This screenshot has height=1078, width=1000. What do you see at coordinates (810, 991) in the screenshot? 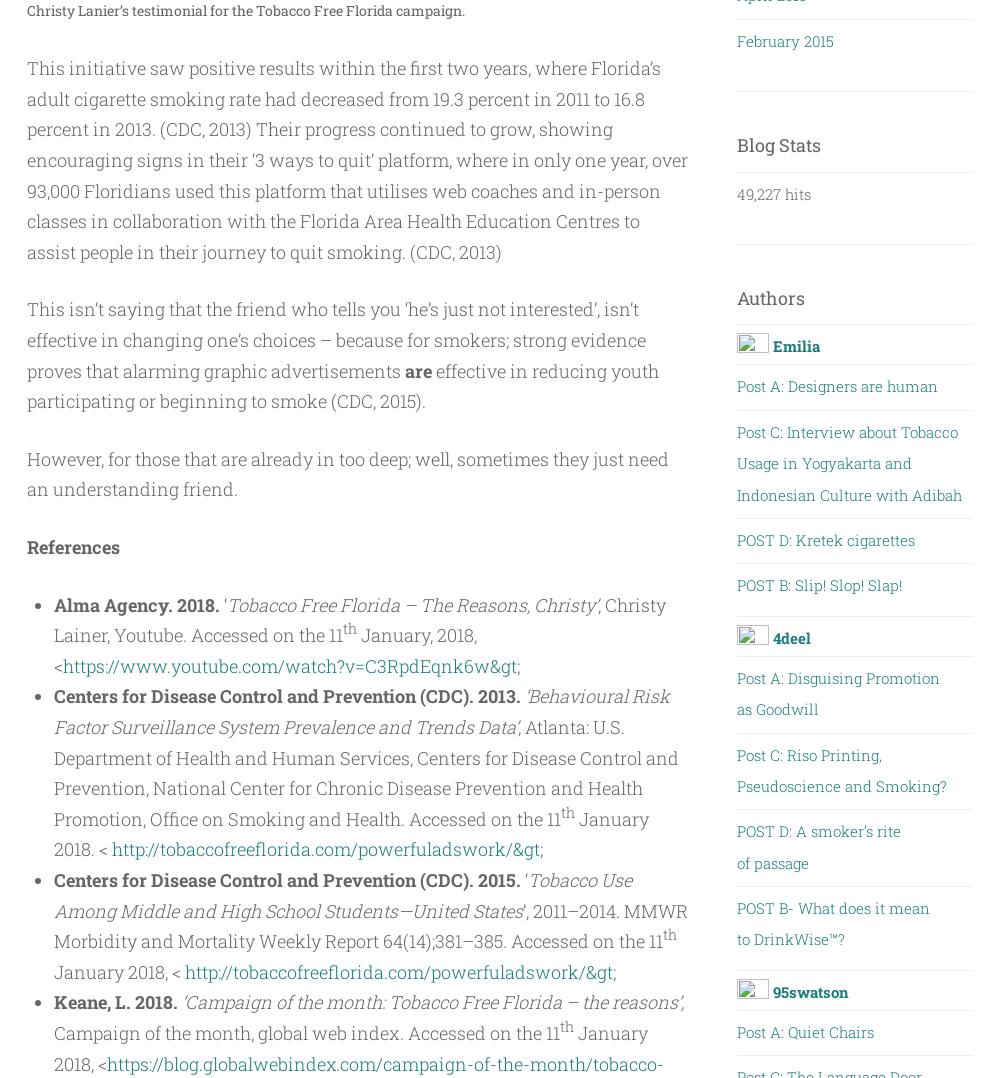
I see `'95swatson'` at bounding box center [810, 991].